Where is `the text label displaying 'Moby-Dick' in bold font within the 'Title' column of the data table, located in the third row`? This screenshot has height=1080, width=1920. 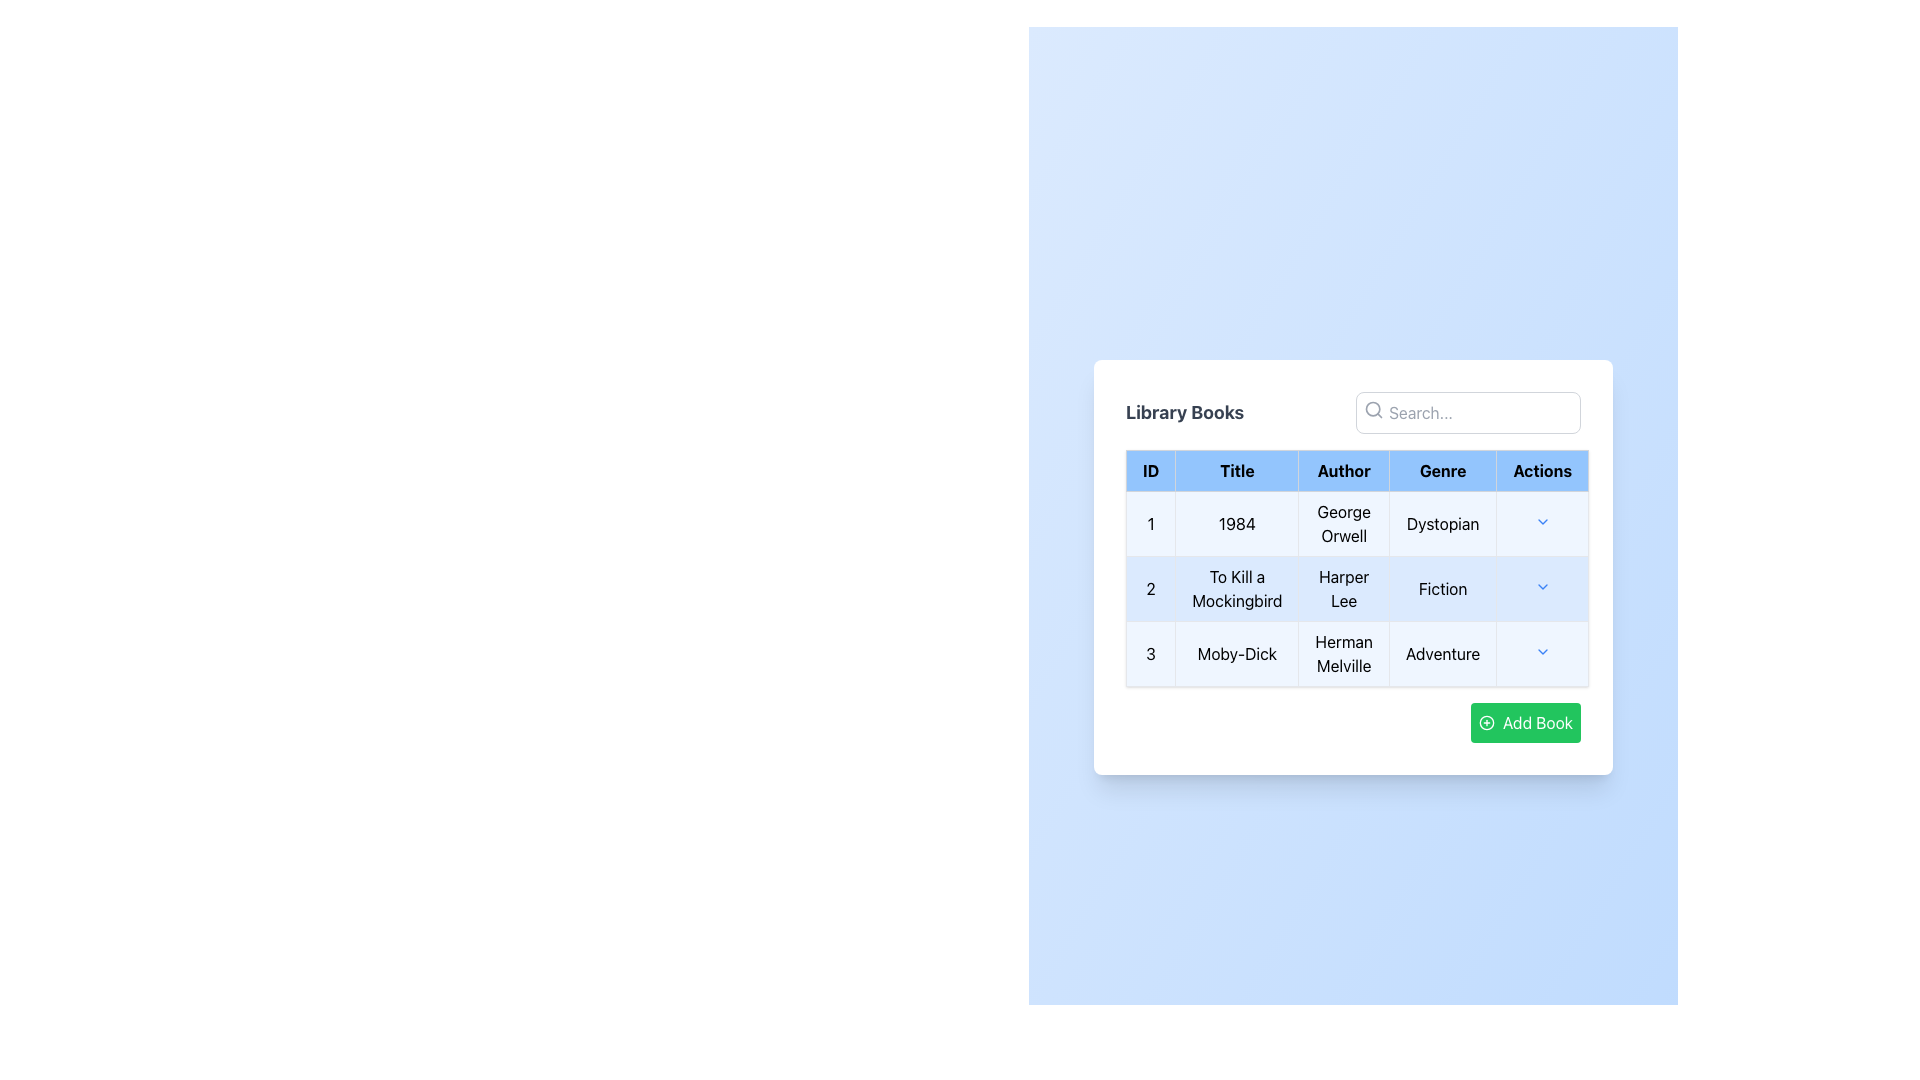 the text label displaying 'Moby-Dick' in bold font within the 'Title' column of the data table, located in the third row is located at coordinates (1236, 653).